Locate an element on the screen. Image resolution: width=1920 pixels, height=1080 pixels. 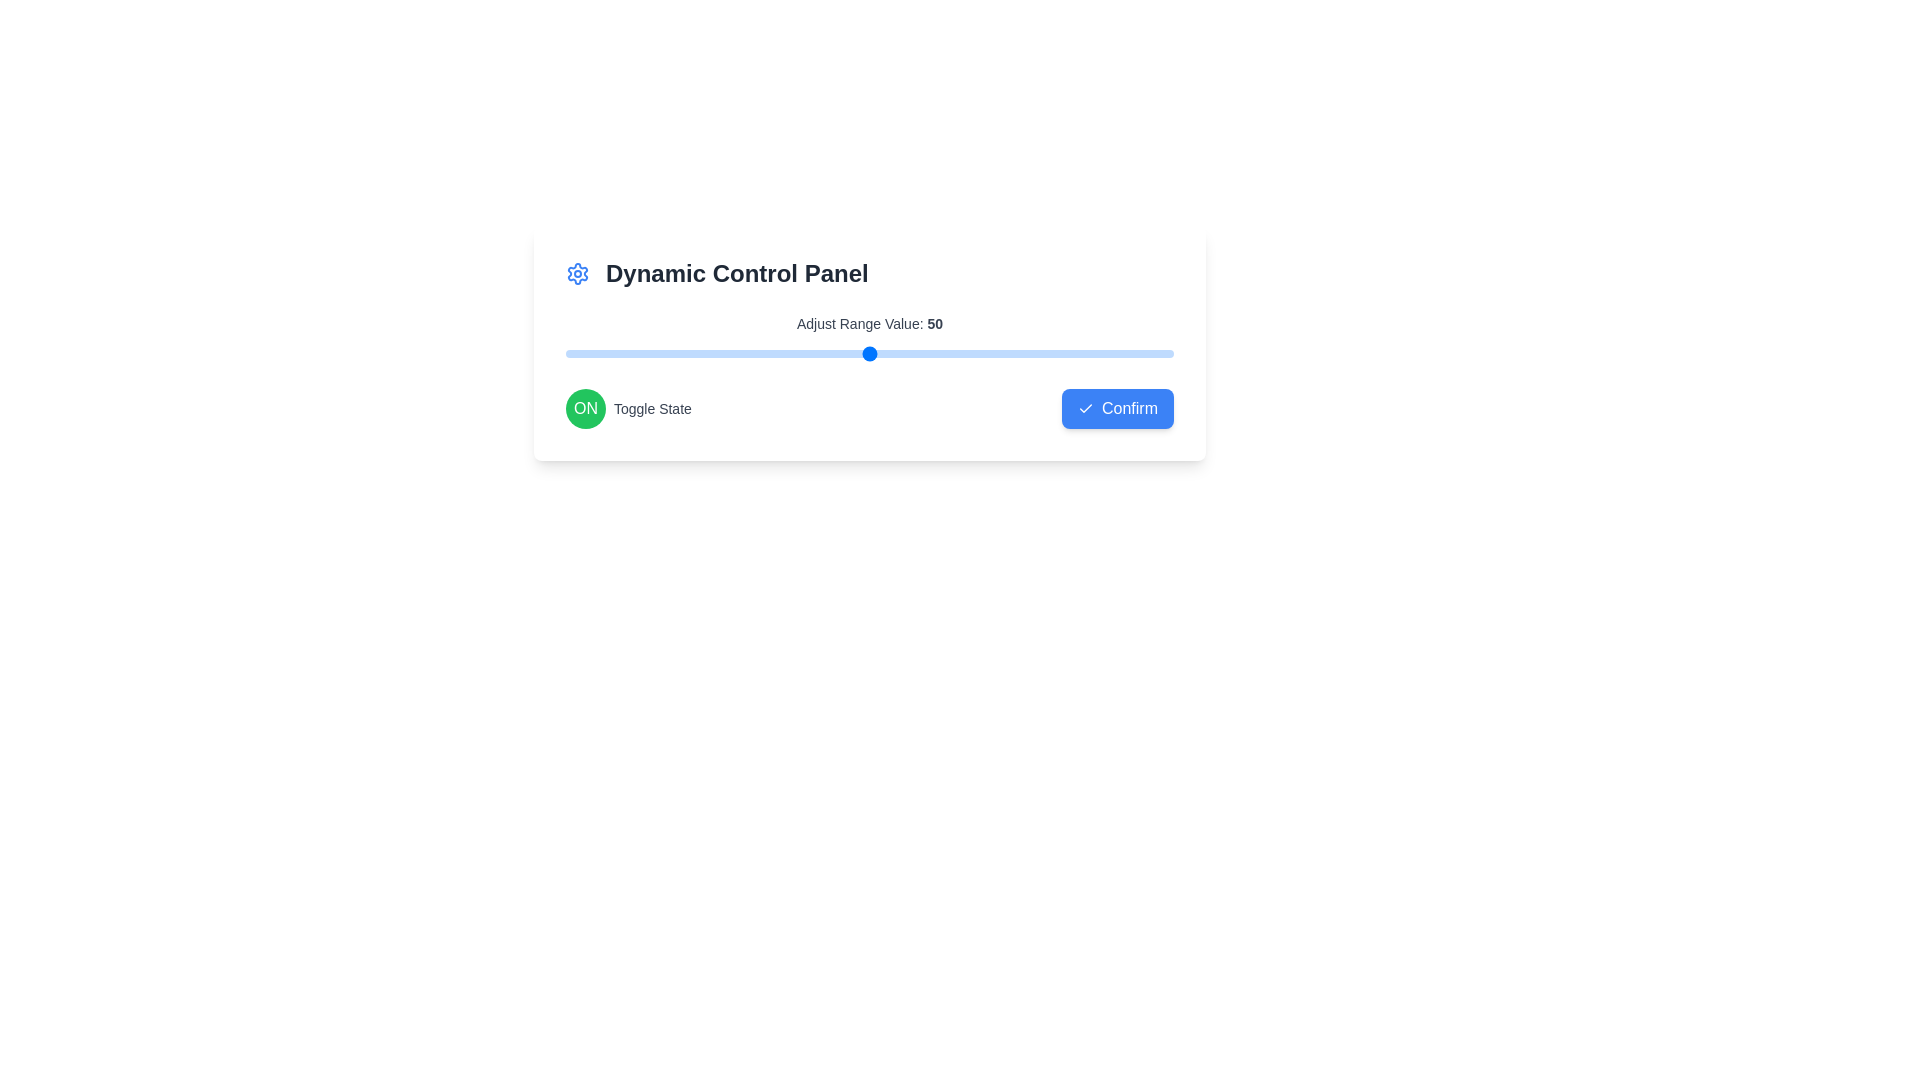
the range value is located at coordinates (1125, 353).